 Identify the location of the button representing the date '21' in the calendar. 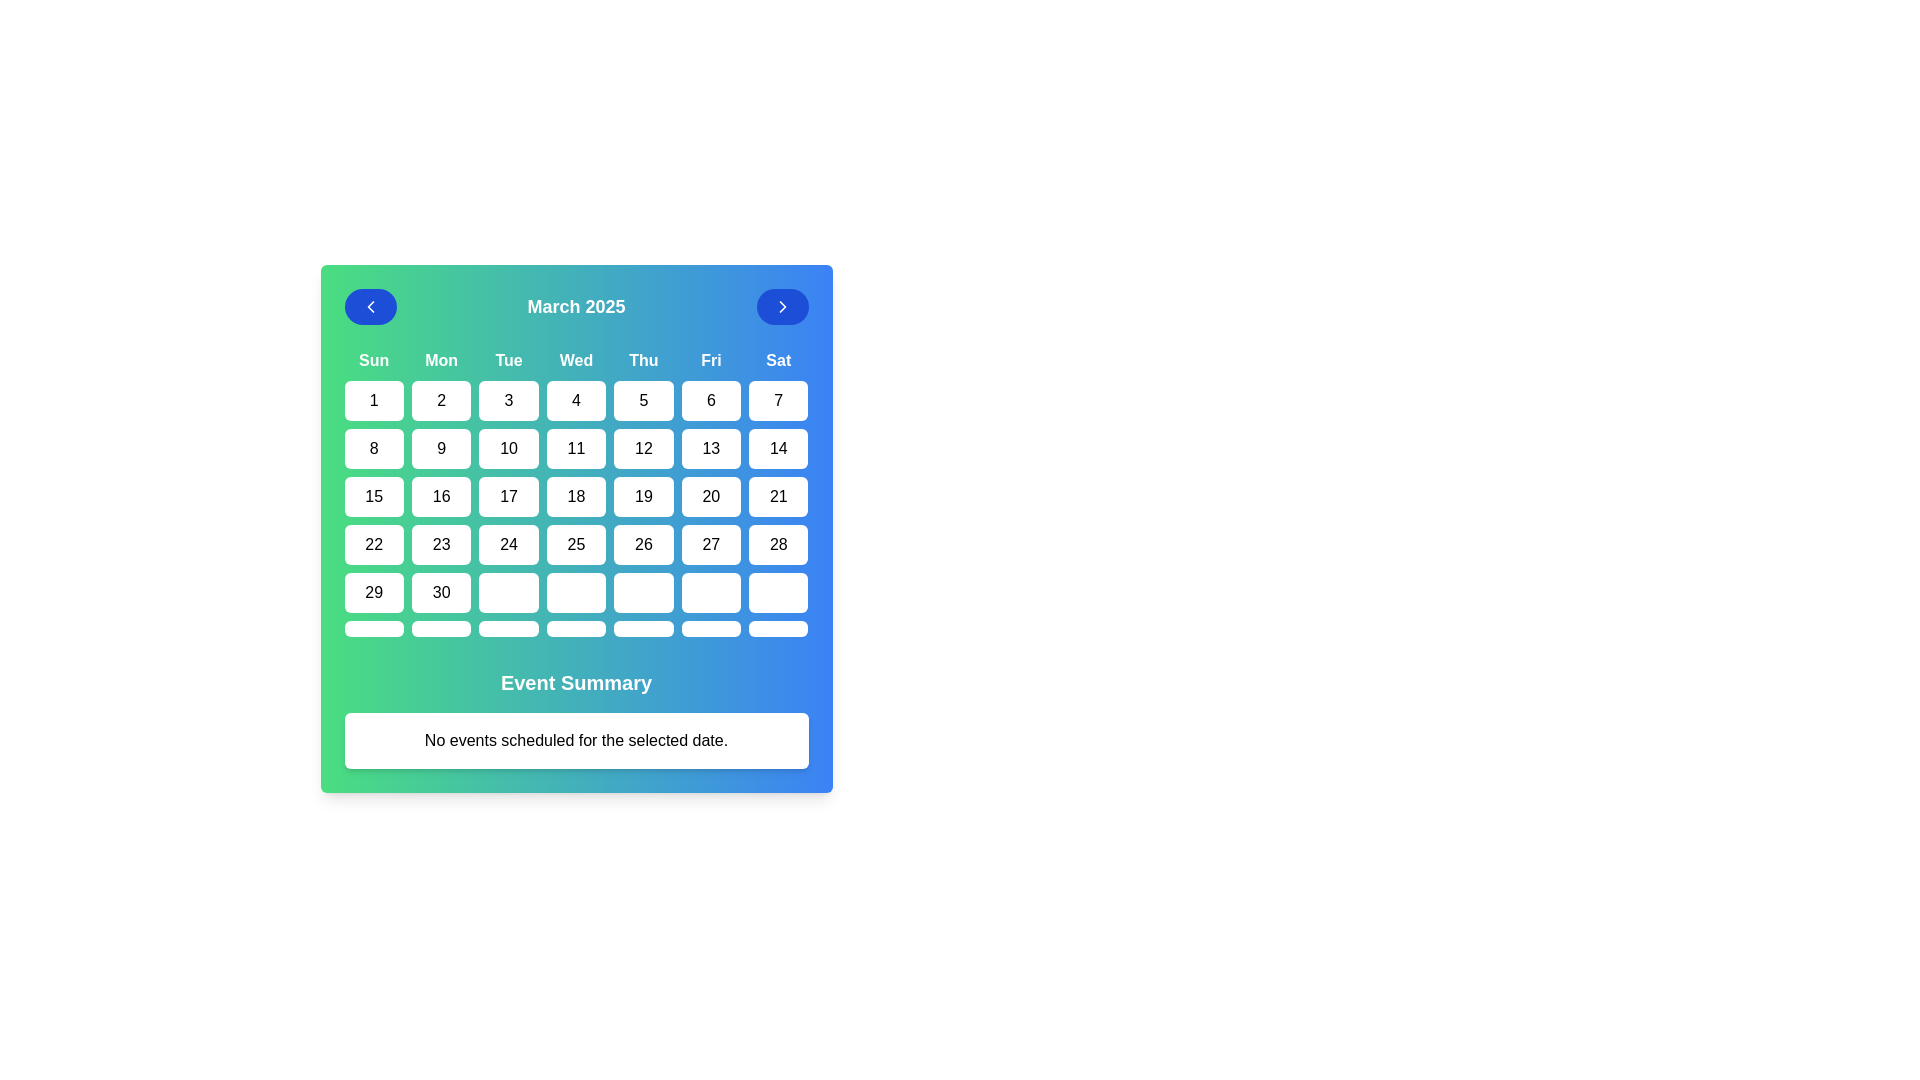
(777, 496).